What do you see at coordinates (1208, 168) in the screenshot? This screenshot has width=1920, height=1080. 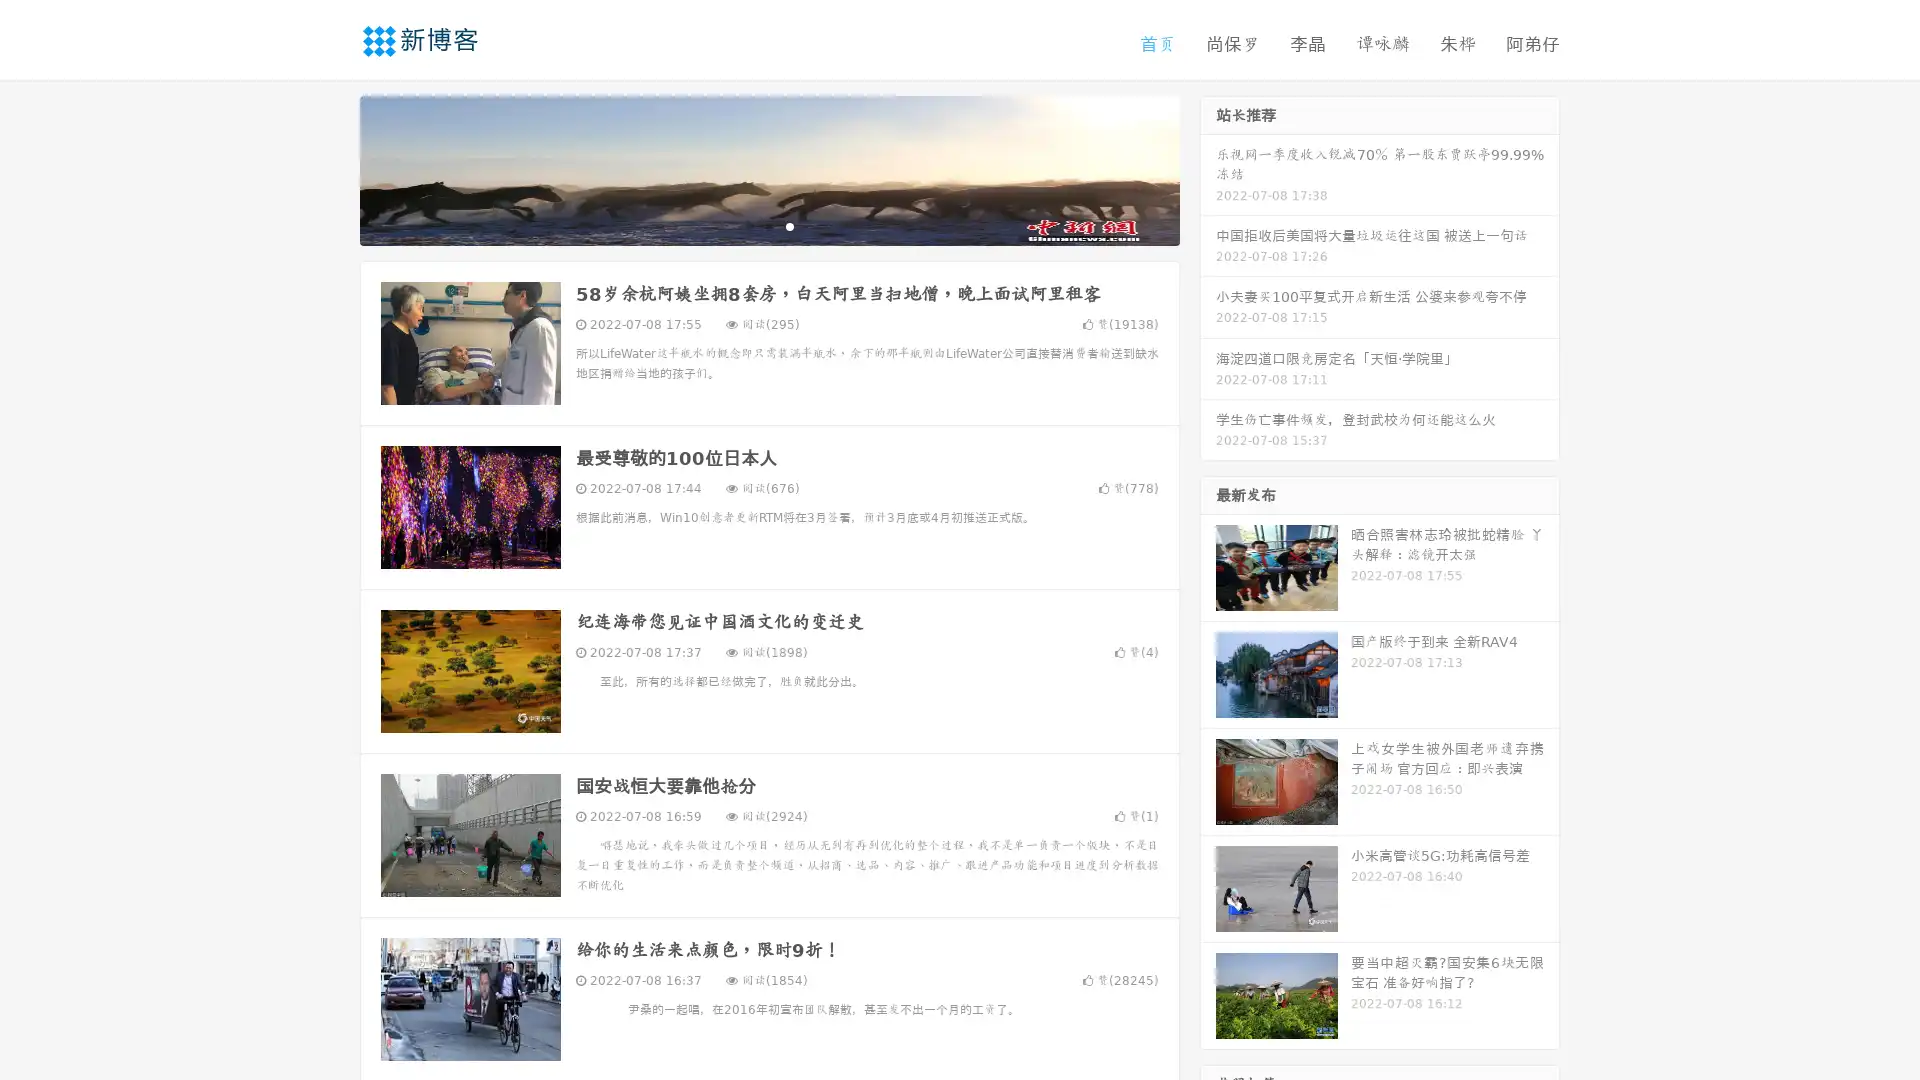 I see `Next slide` at bounding box center [1208, 168].